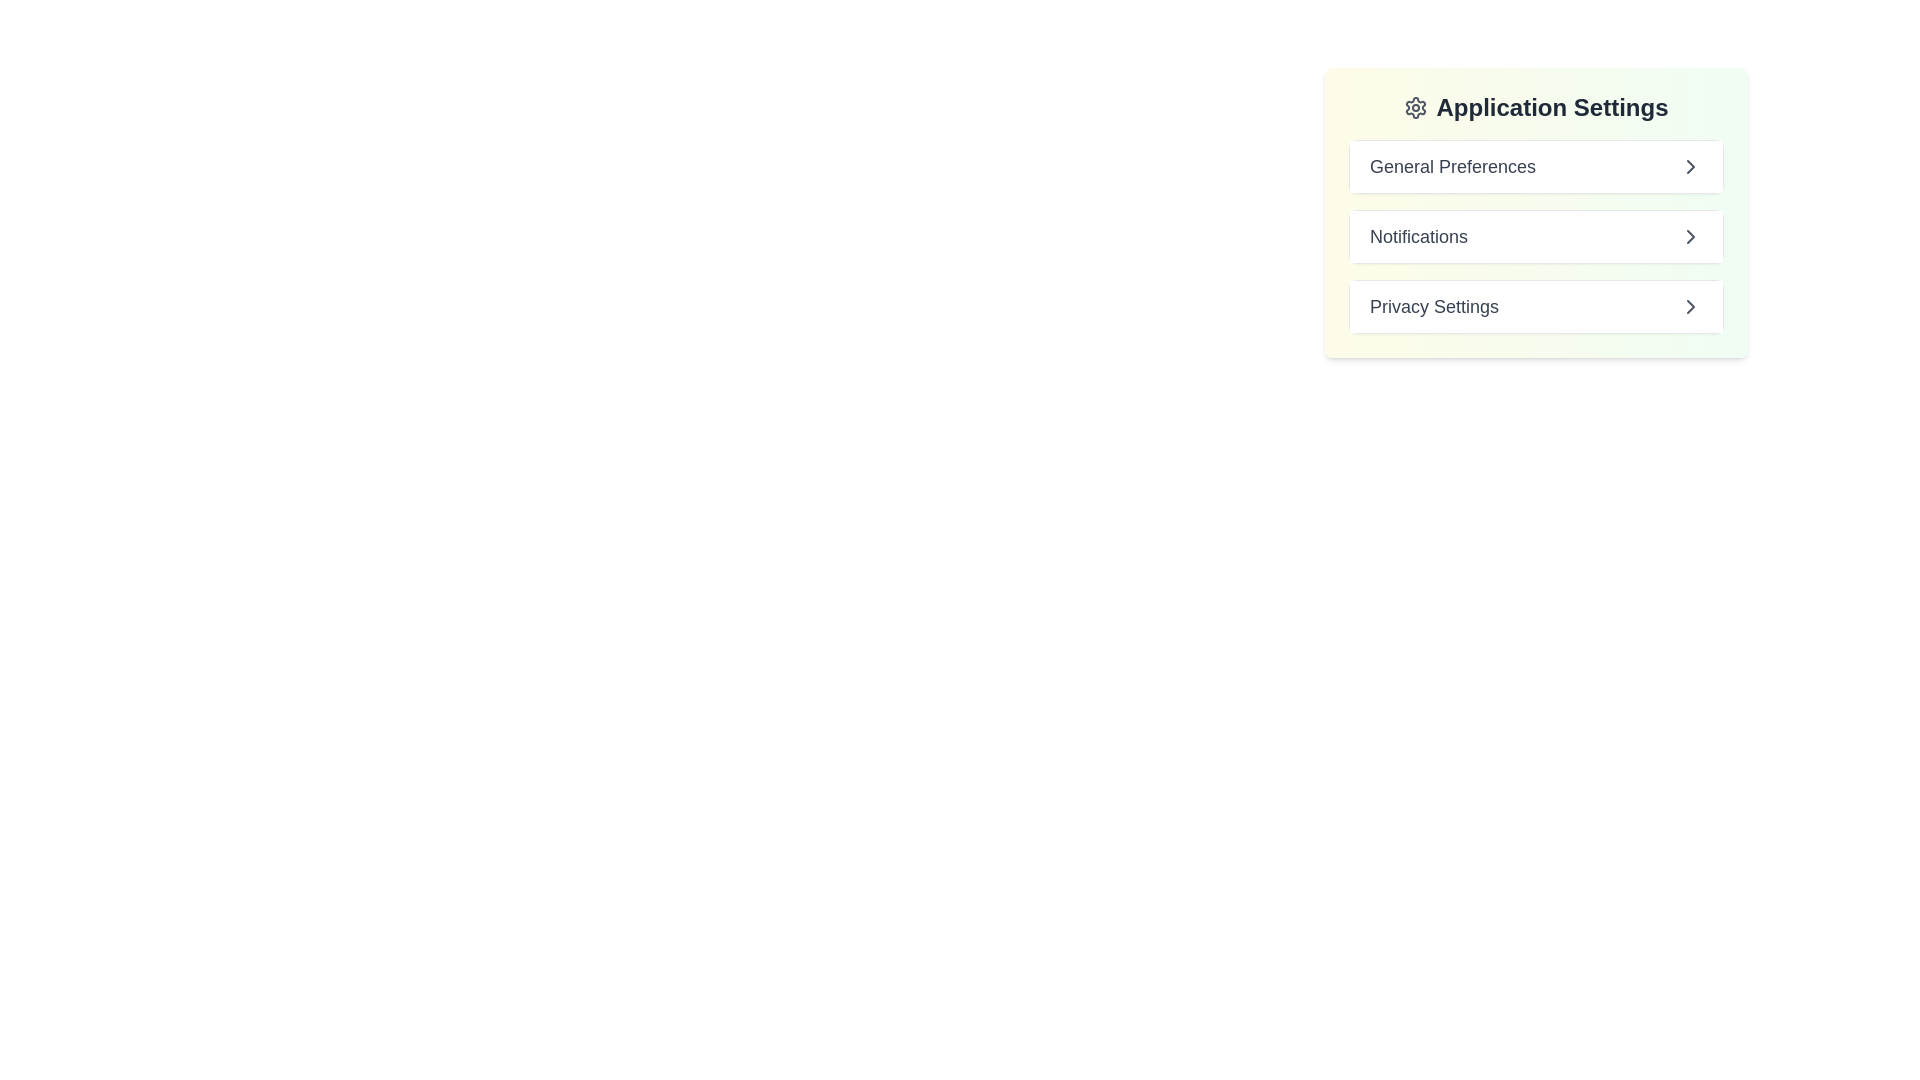 This screenshot has width=1920, height=1080. What do you see at coordinates (1453, 165) in the screenshot?
I see `the 'General Preferences' text label, which is styled in medium-sized dark gray font and is located within the first item of the 'Application Settings' panel` at bounding box center [1453, 165].